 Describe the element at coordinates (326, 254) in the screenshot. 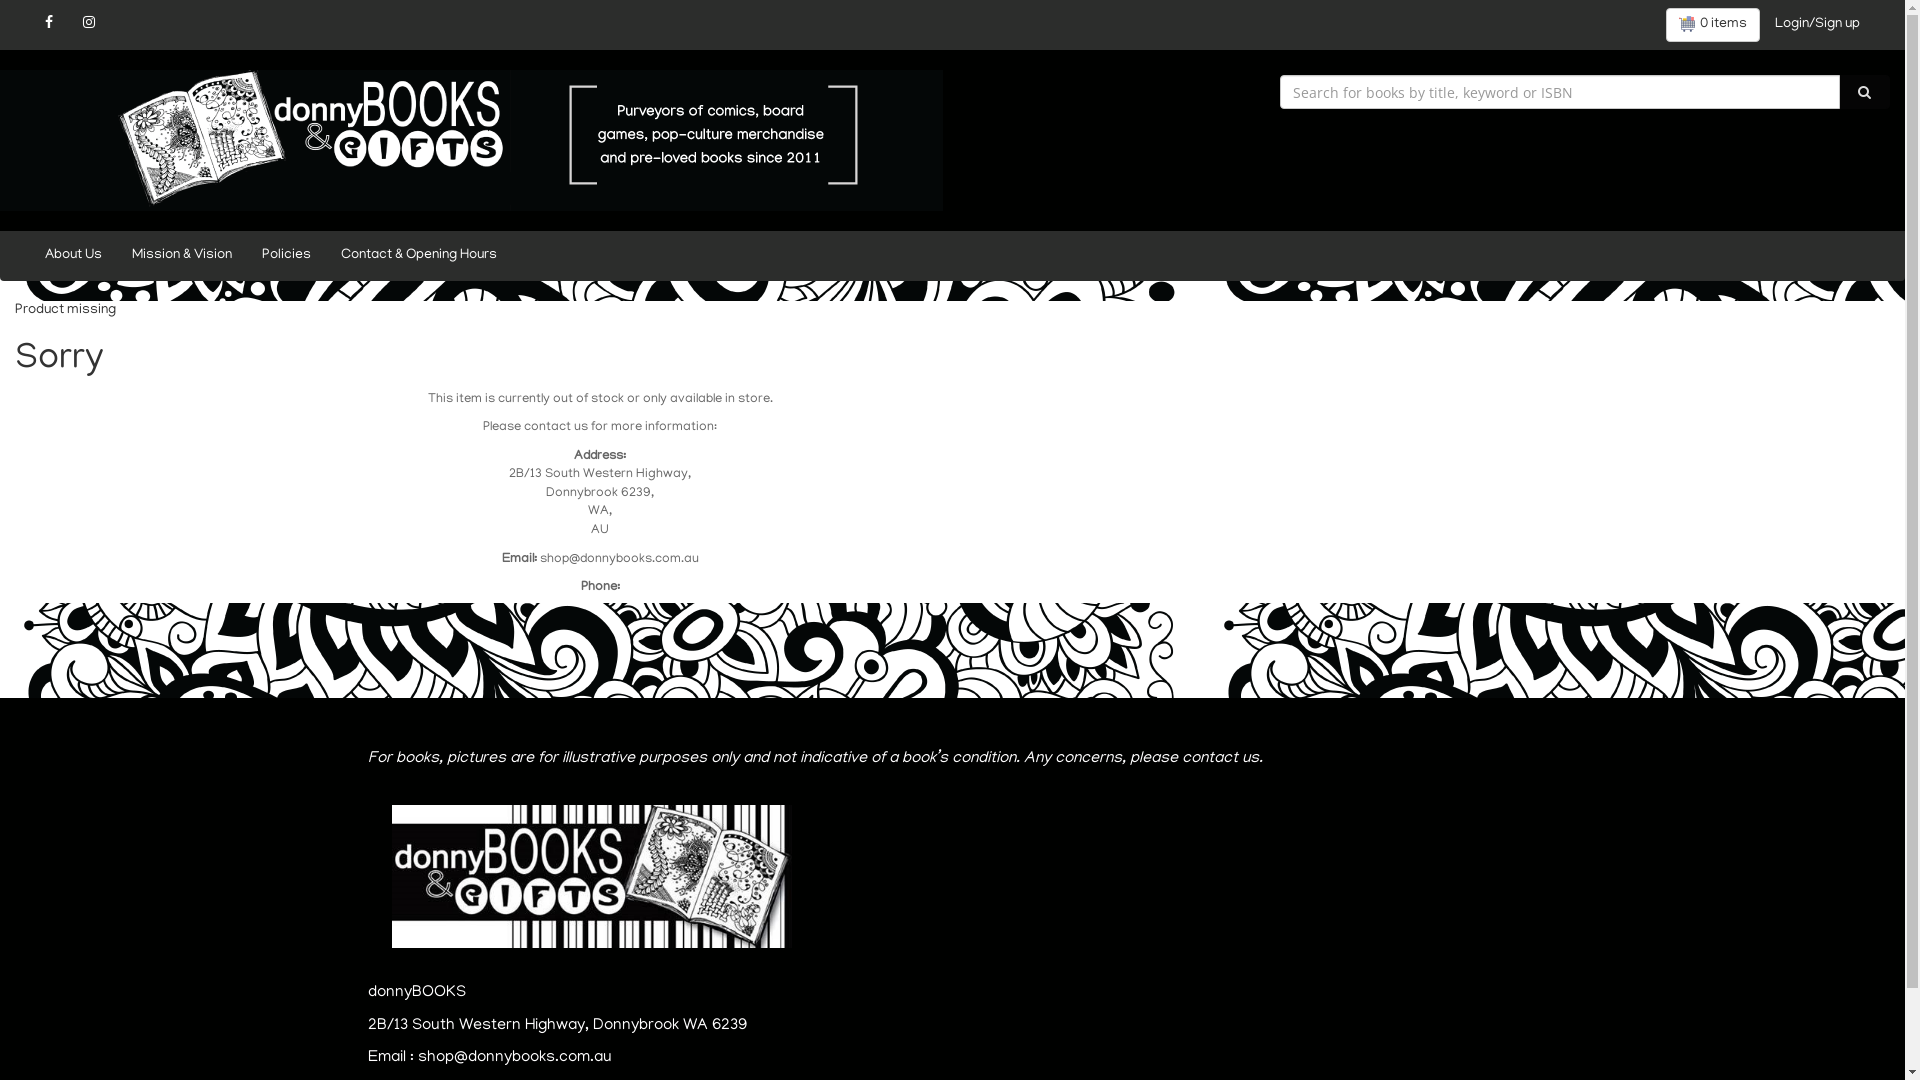

I see `'Contact & Opening Hours'` at that location.